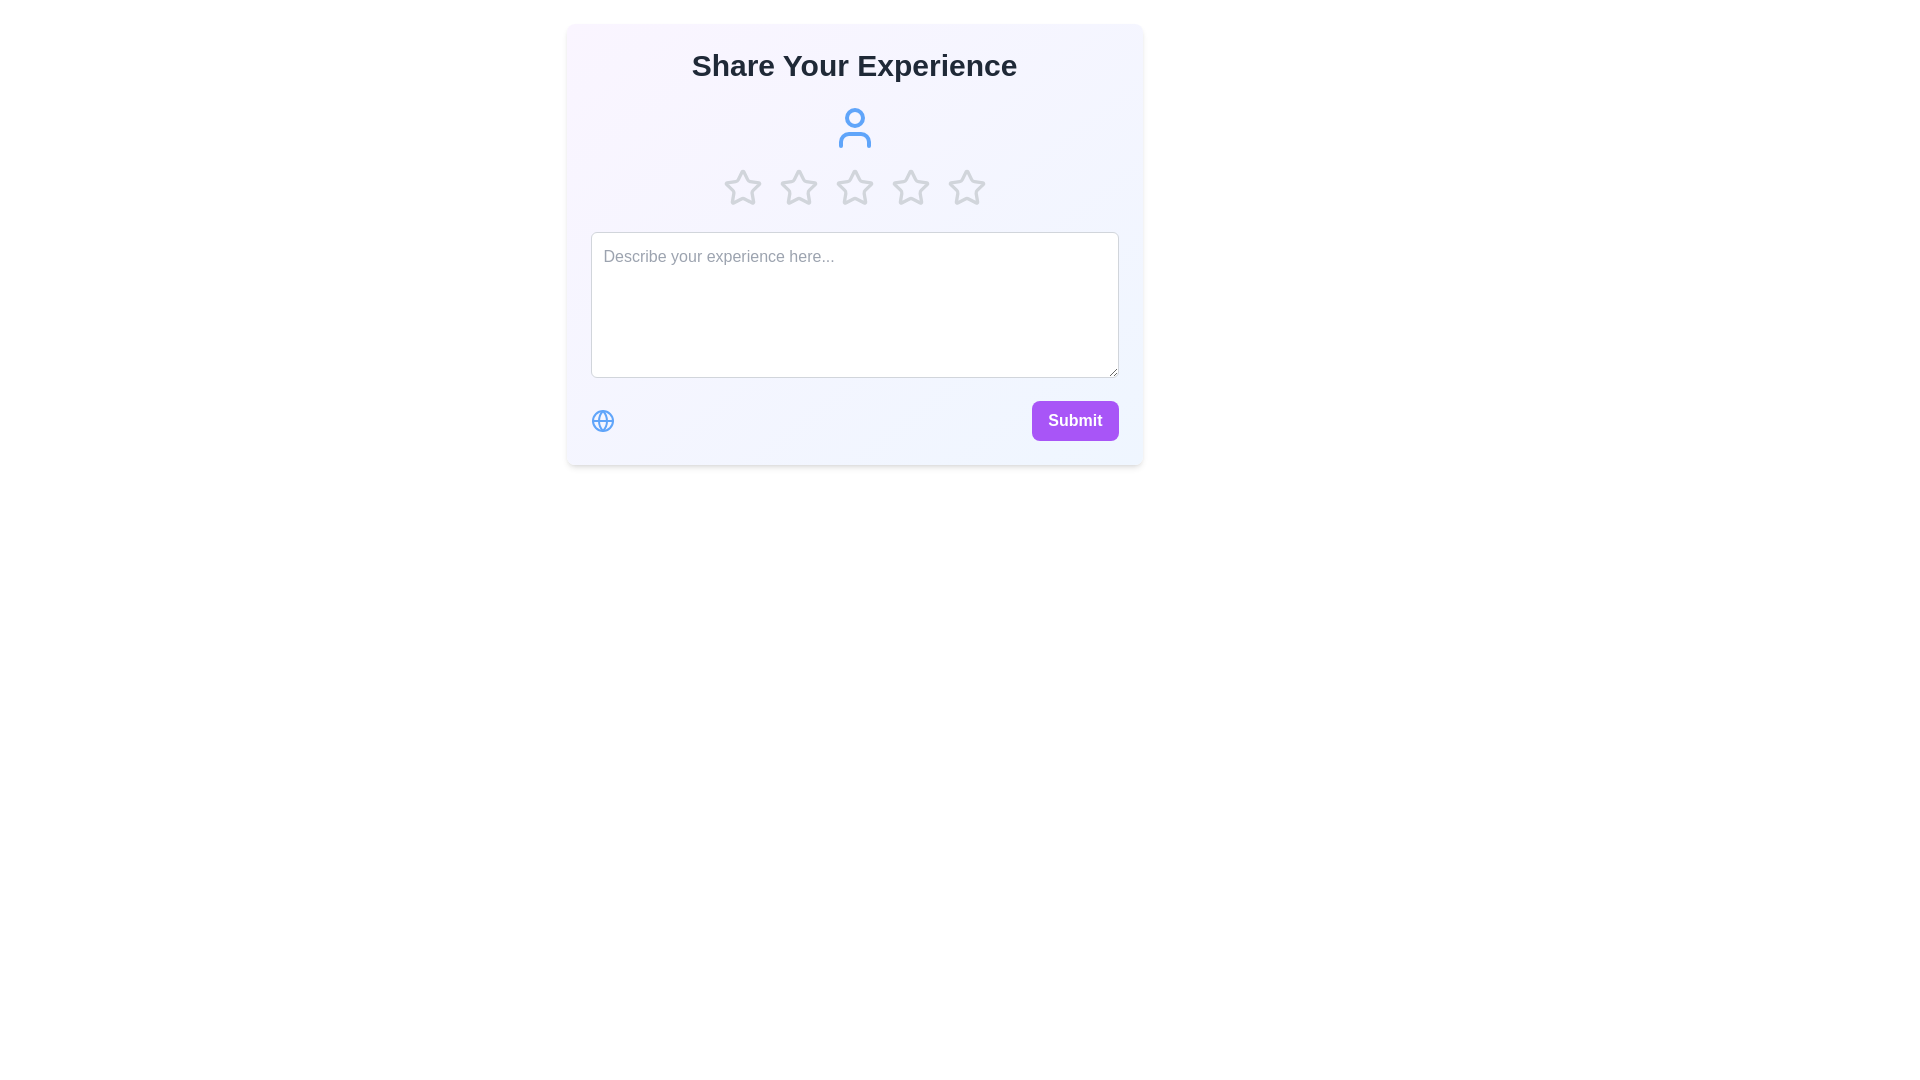 The image size is (1920, 1080). Describe the element at coordinates (854, 188) in the screenshot. I see `the third star-shaped icon in the rating system located beneath the text 'Share Your Experience' to rate it` at that location.